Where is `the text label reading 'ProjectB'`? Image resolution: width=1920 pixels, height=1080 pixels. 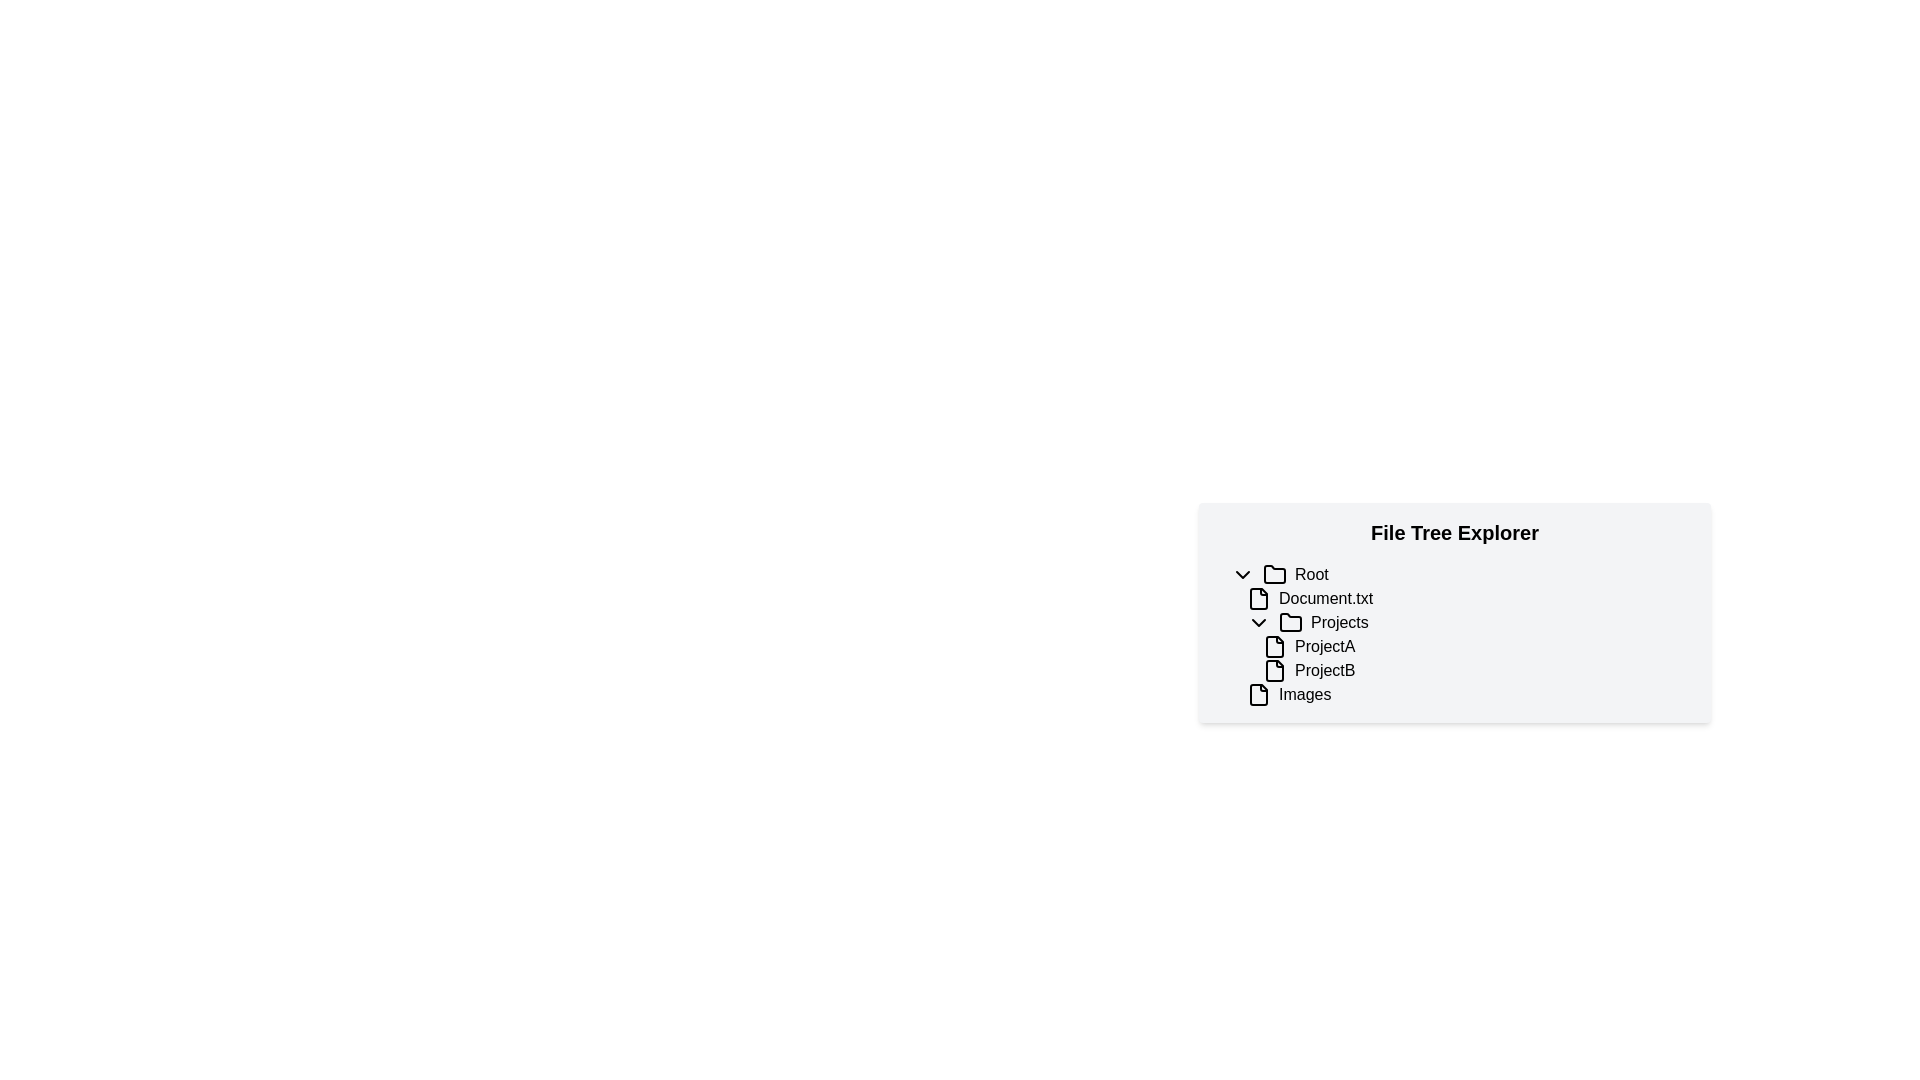
the text label reading 'ProjectB' is located at coordinates (1325, 671).